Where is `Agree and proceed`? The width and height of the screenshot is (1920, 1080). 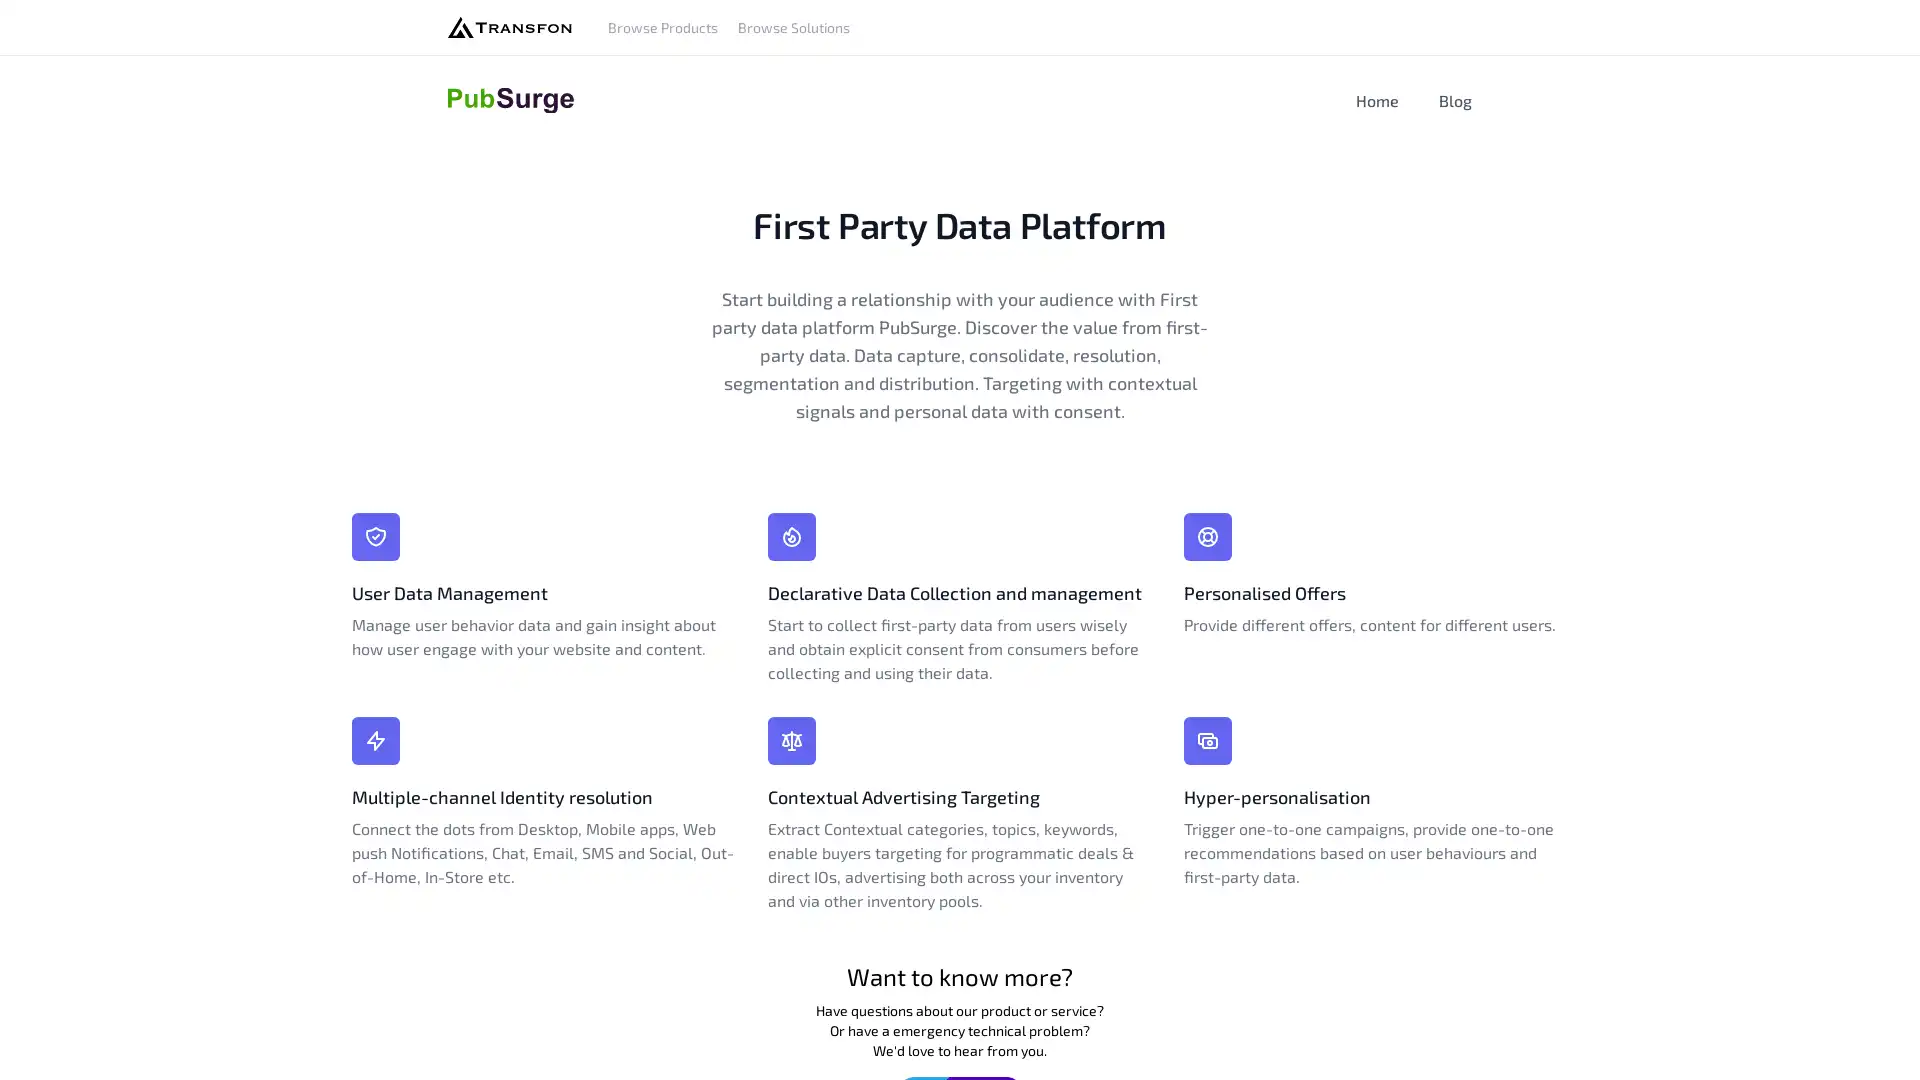
Agree and proceed is located at coordinates (360, 1043).